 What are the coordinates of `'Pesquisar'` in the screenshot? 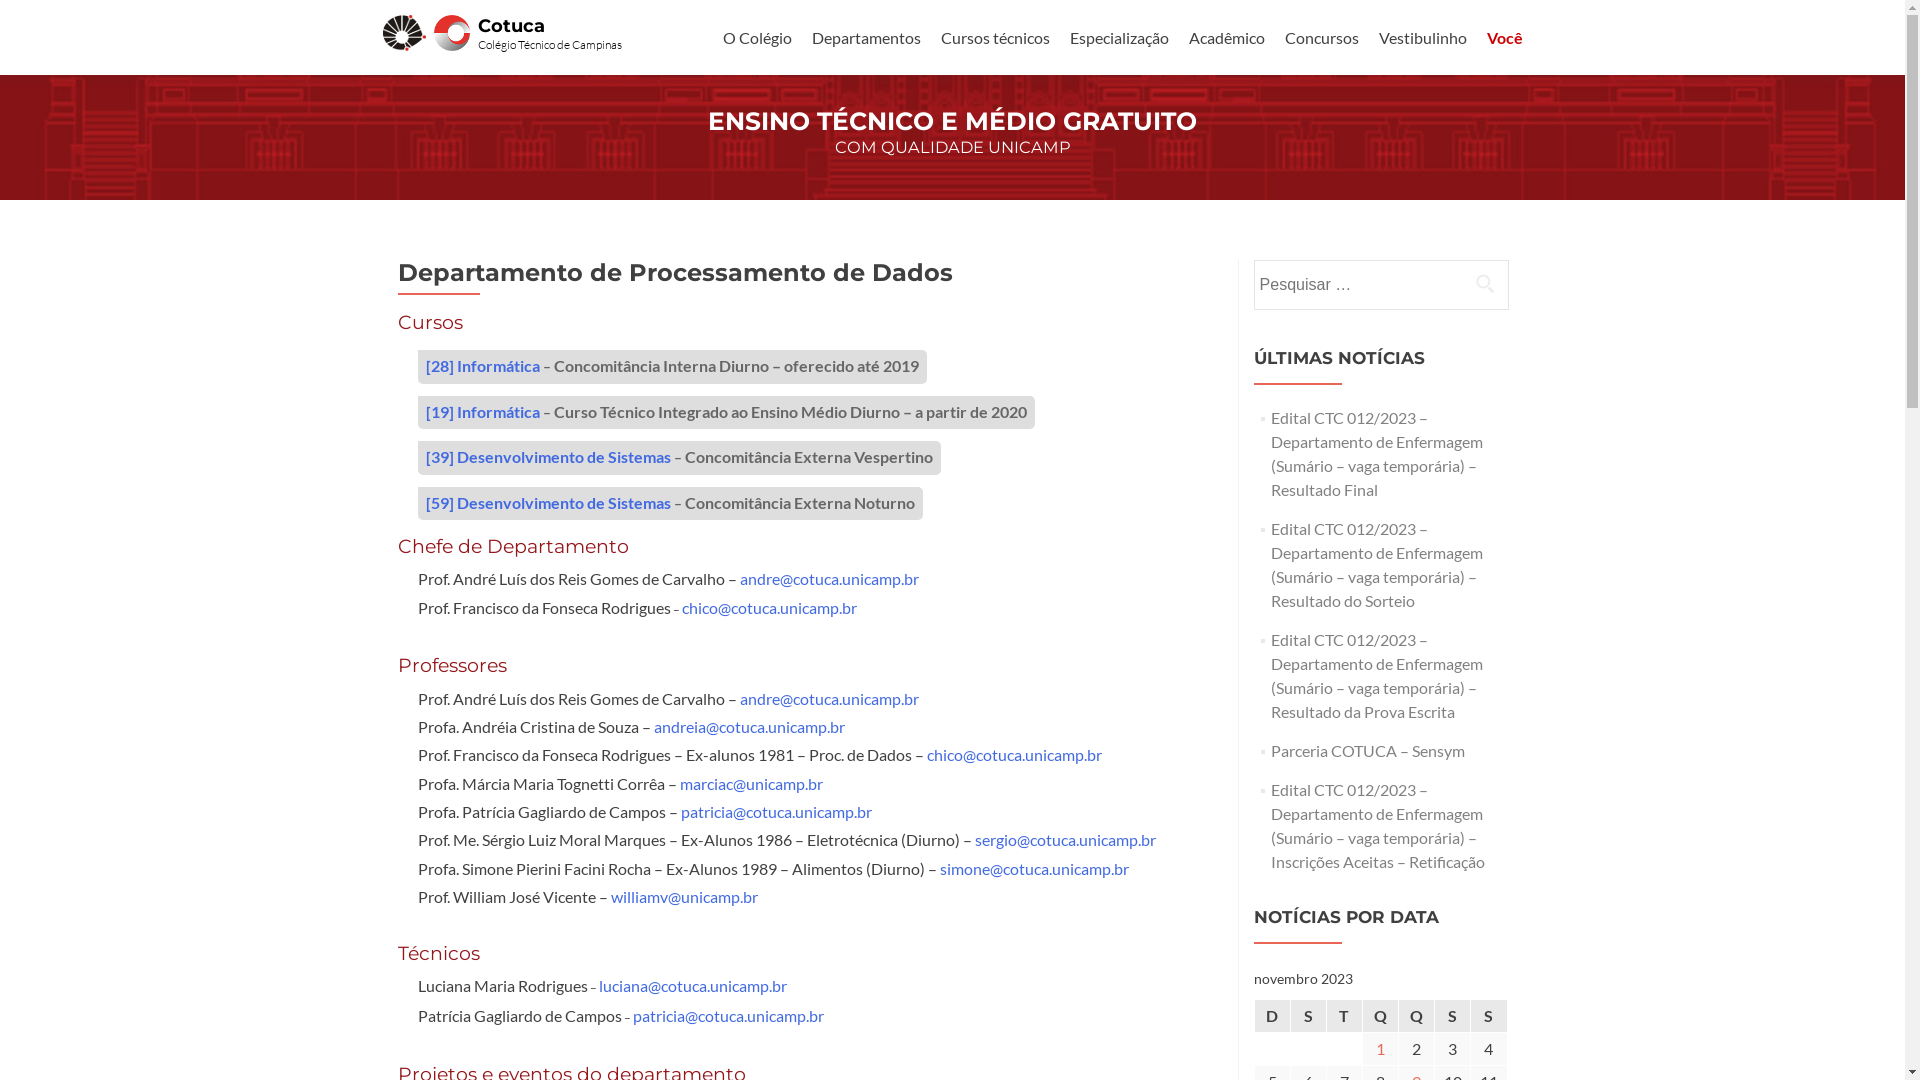 It's located at (1484, 282).